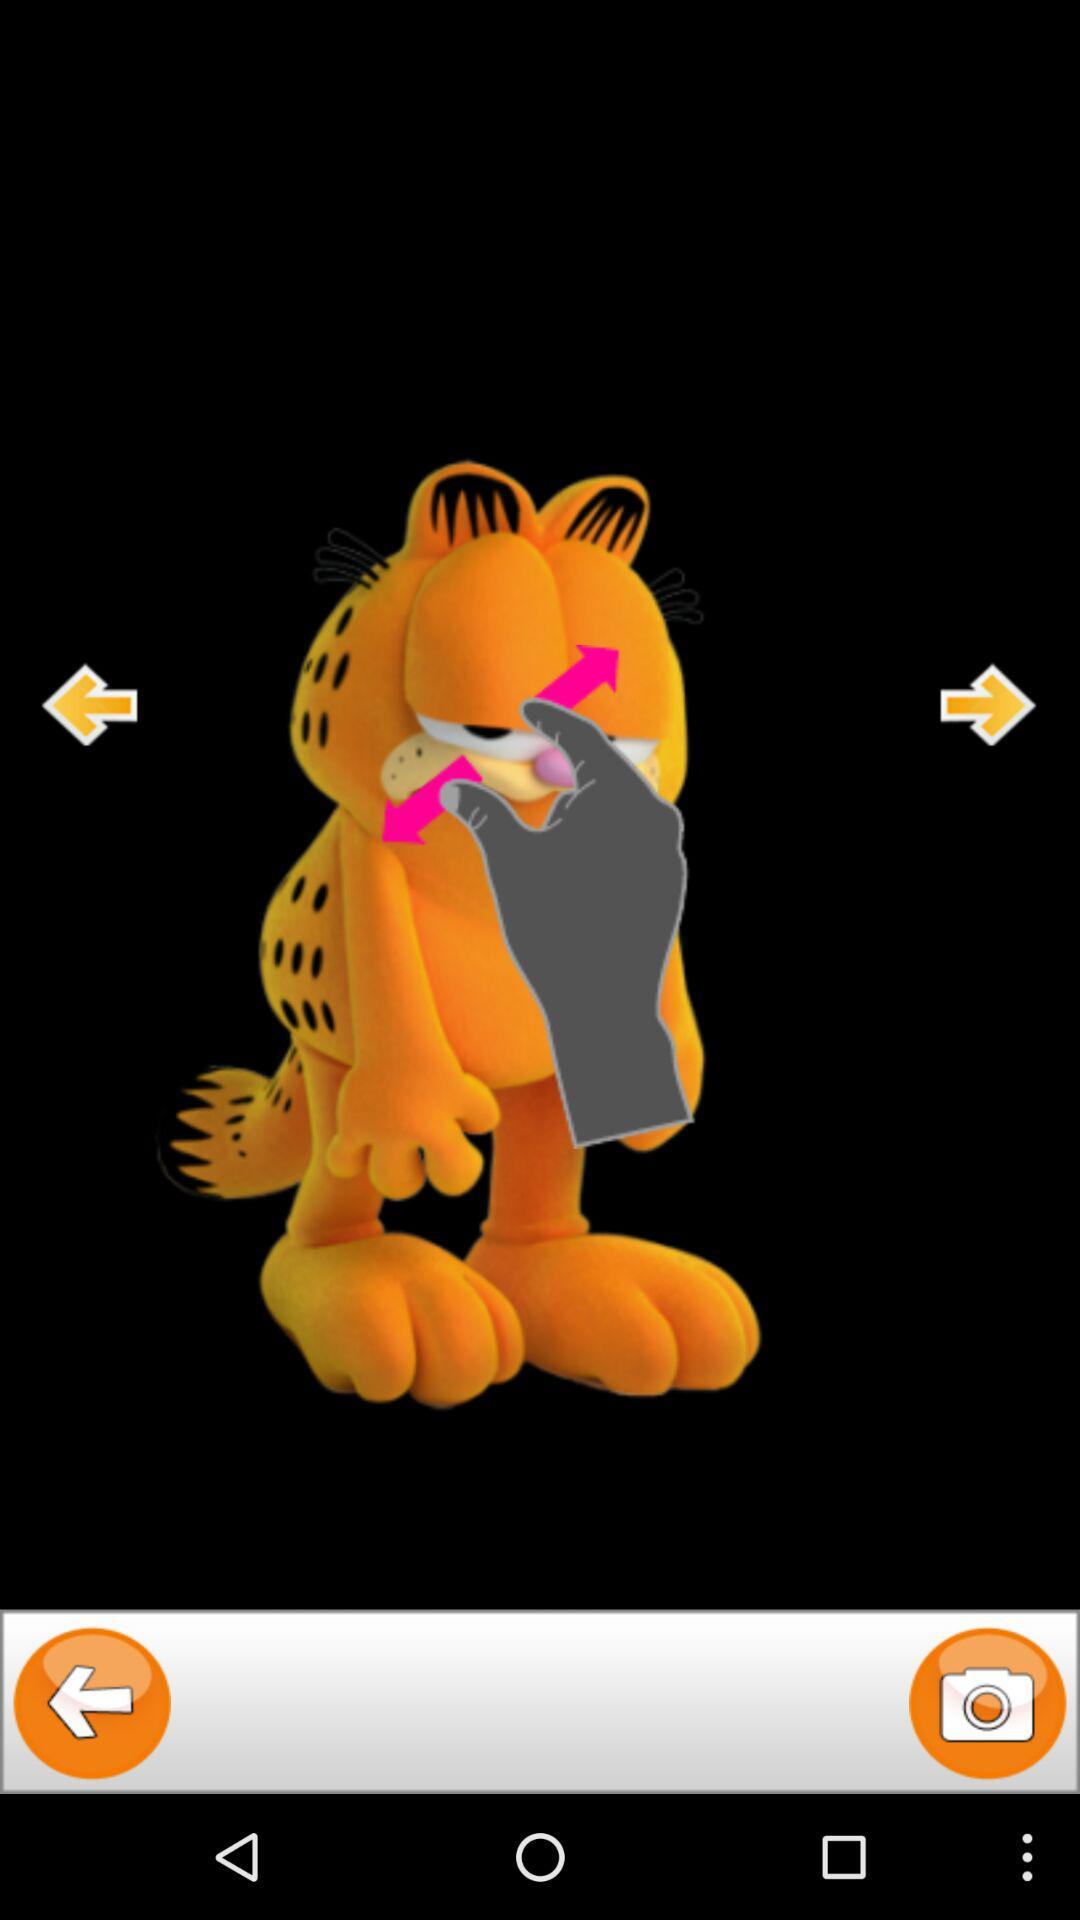 This screenshot has height=1920, width=1080. I want to click on expand the screen, so click(538, 896).